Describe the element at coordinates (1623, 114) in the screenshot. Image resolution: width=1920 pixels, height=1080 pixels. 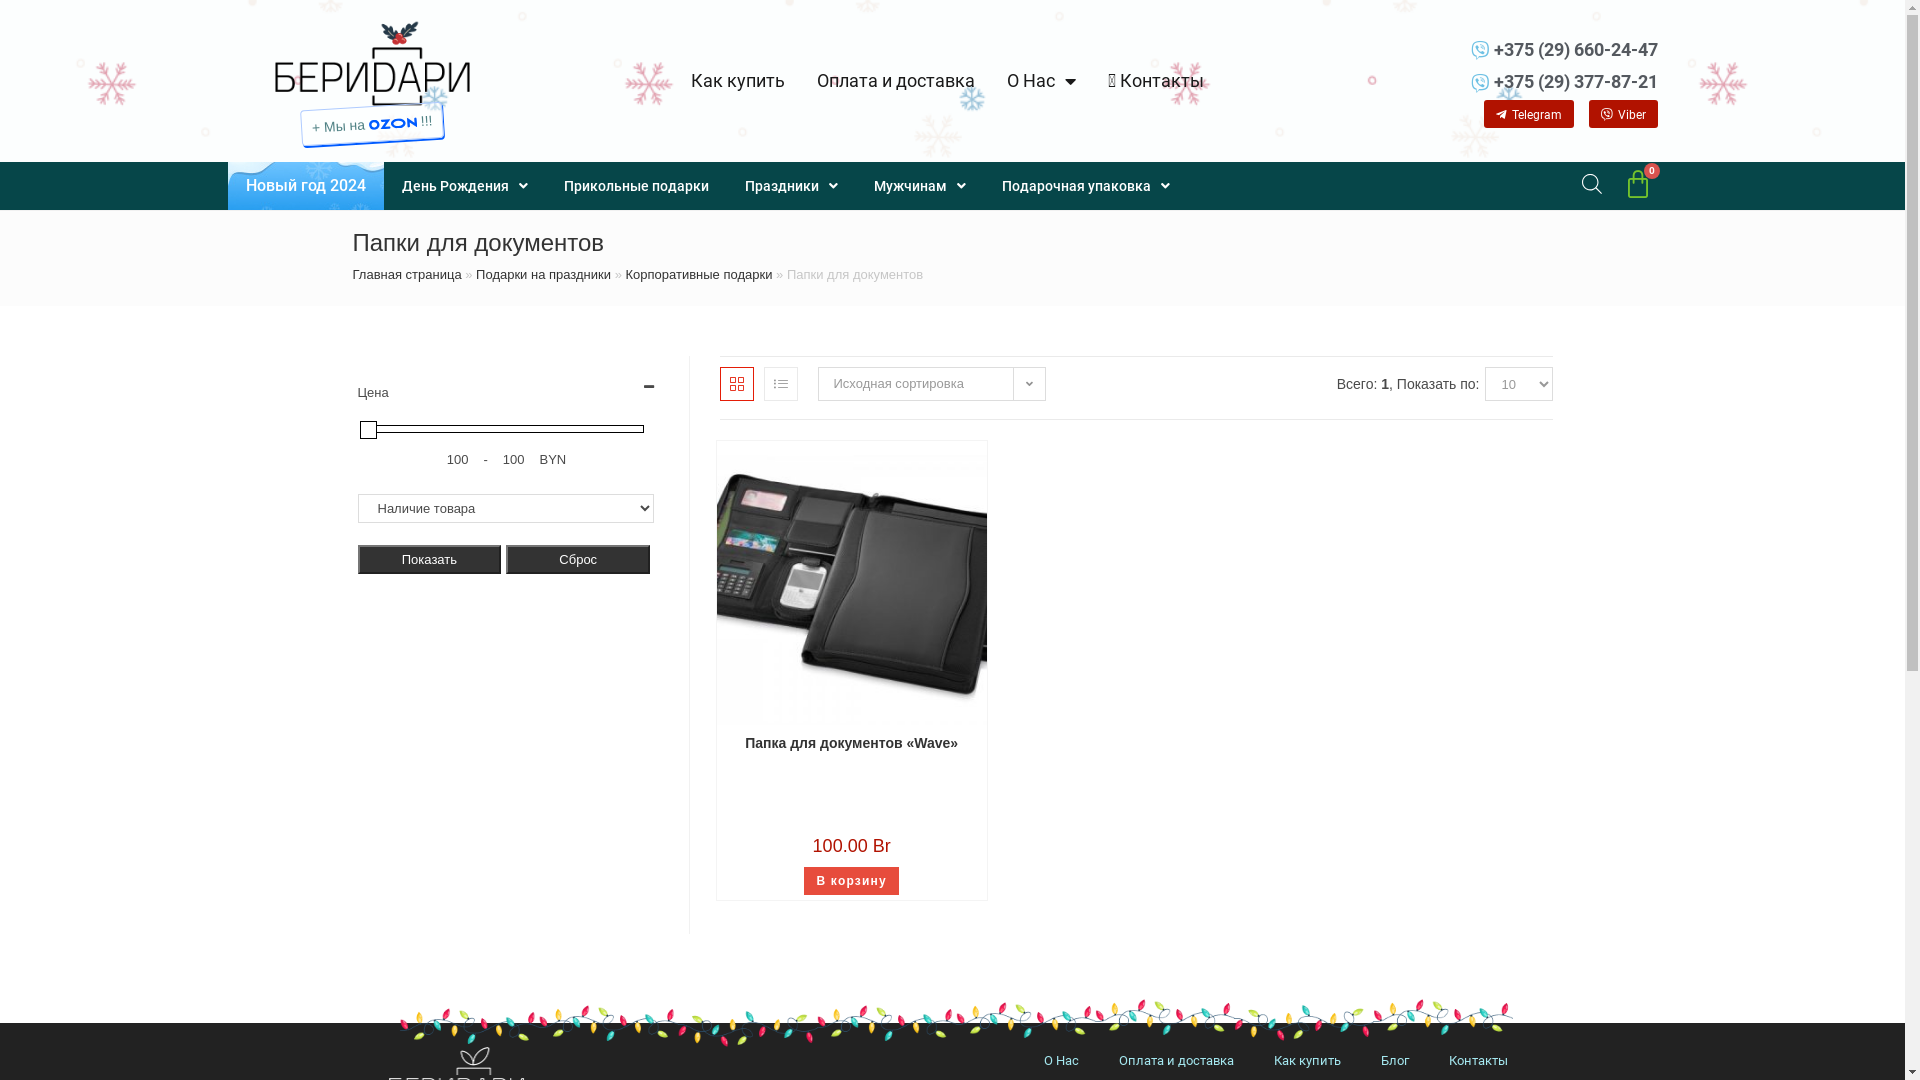
I see `'Viber'` at that location.